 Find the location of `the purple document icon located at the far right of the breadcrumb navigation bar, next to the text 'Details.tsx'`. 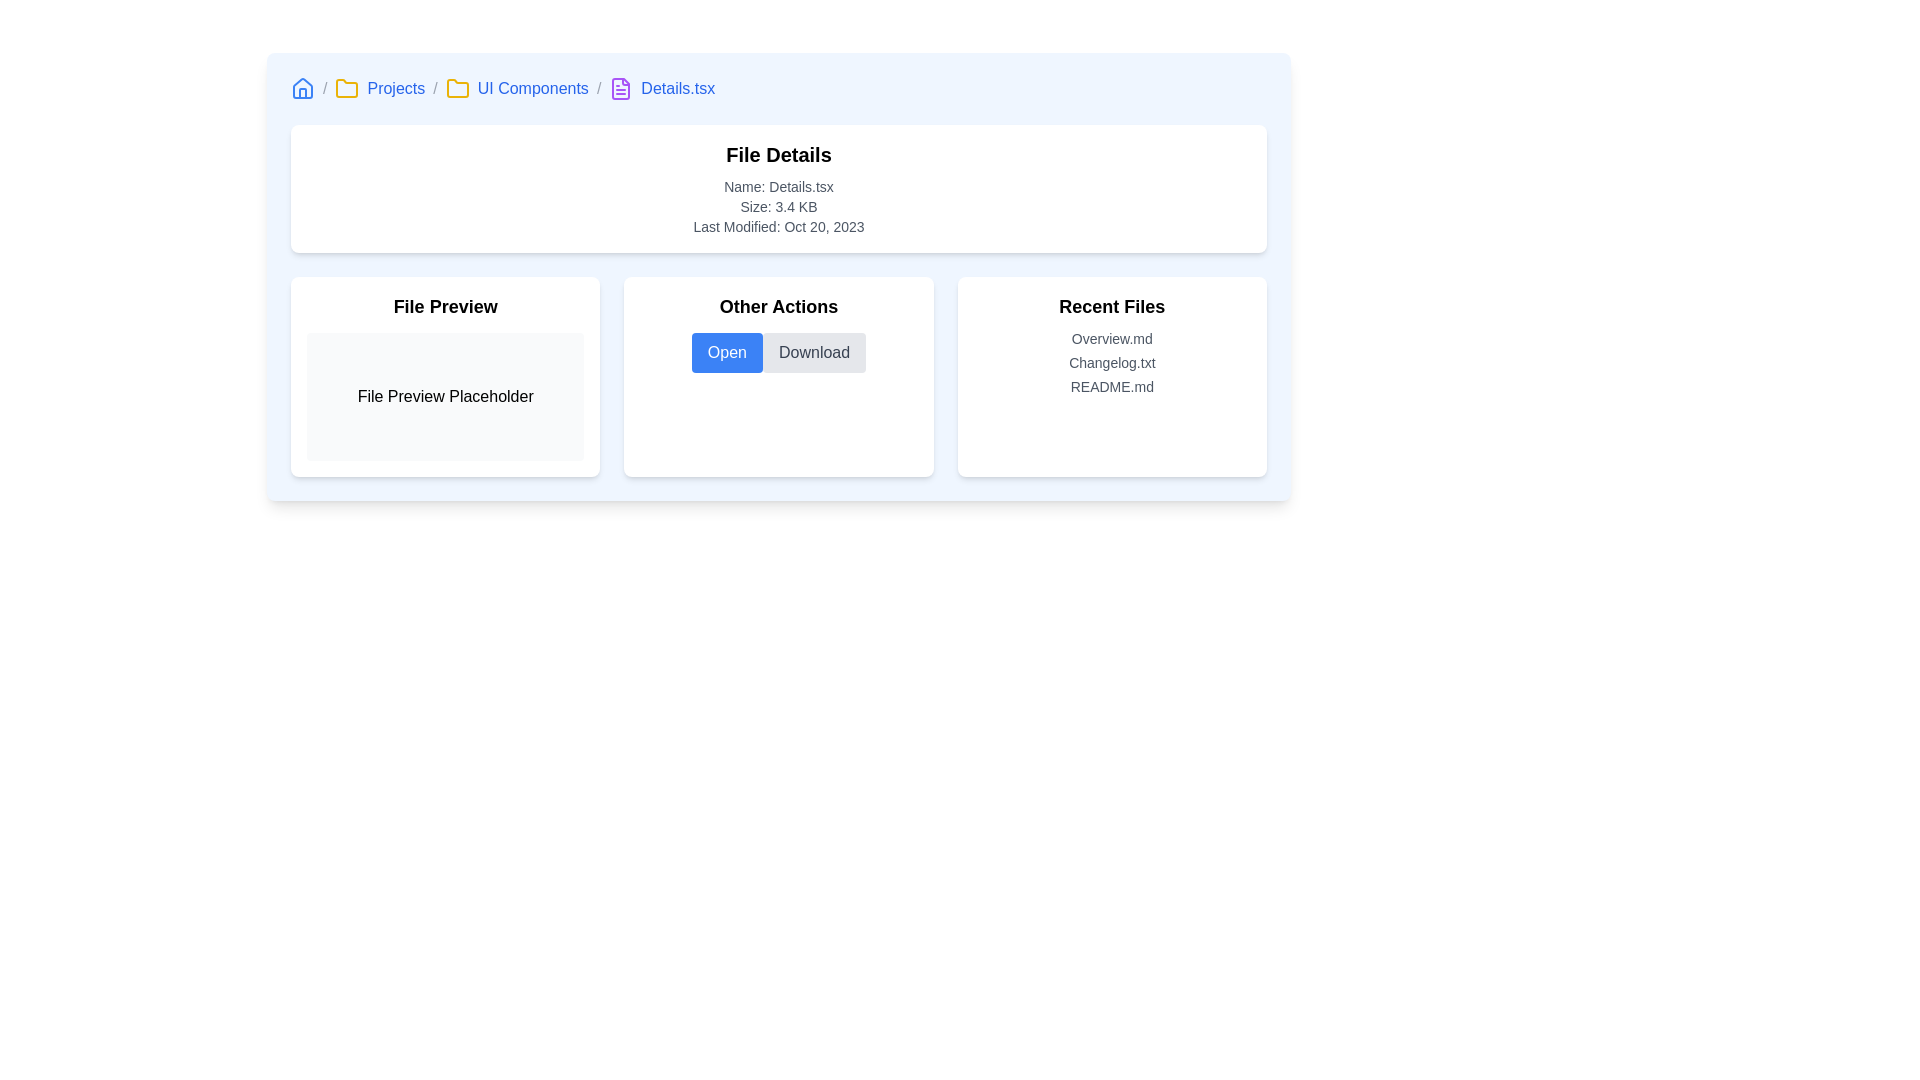

the purple document icon located at the far right of the breadcrumb navigation bar, next to the text 'Details.tsx' is located at coordinates (620, 87).